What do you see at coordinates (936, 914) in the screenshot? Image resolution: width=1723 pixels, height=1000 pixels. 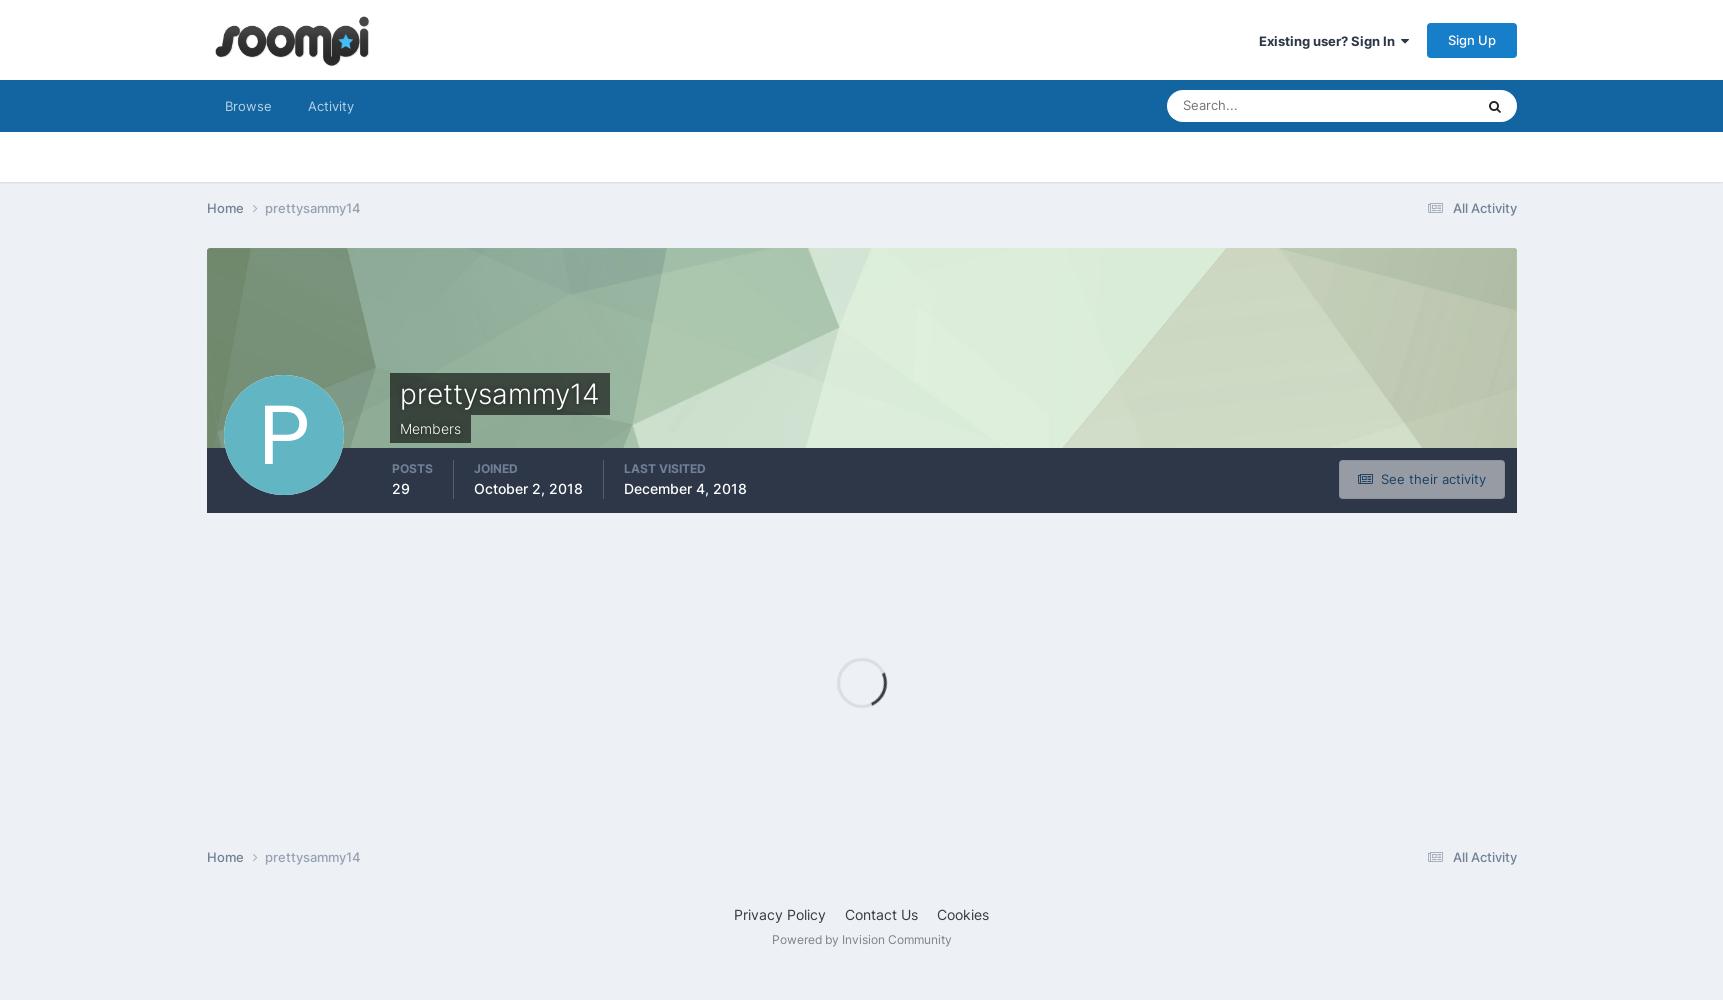 I see `'Cookies'` at bounding box center [936, 914].